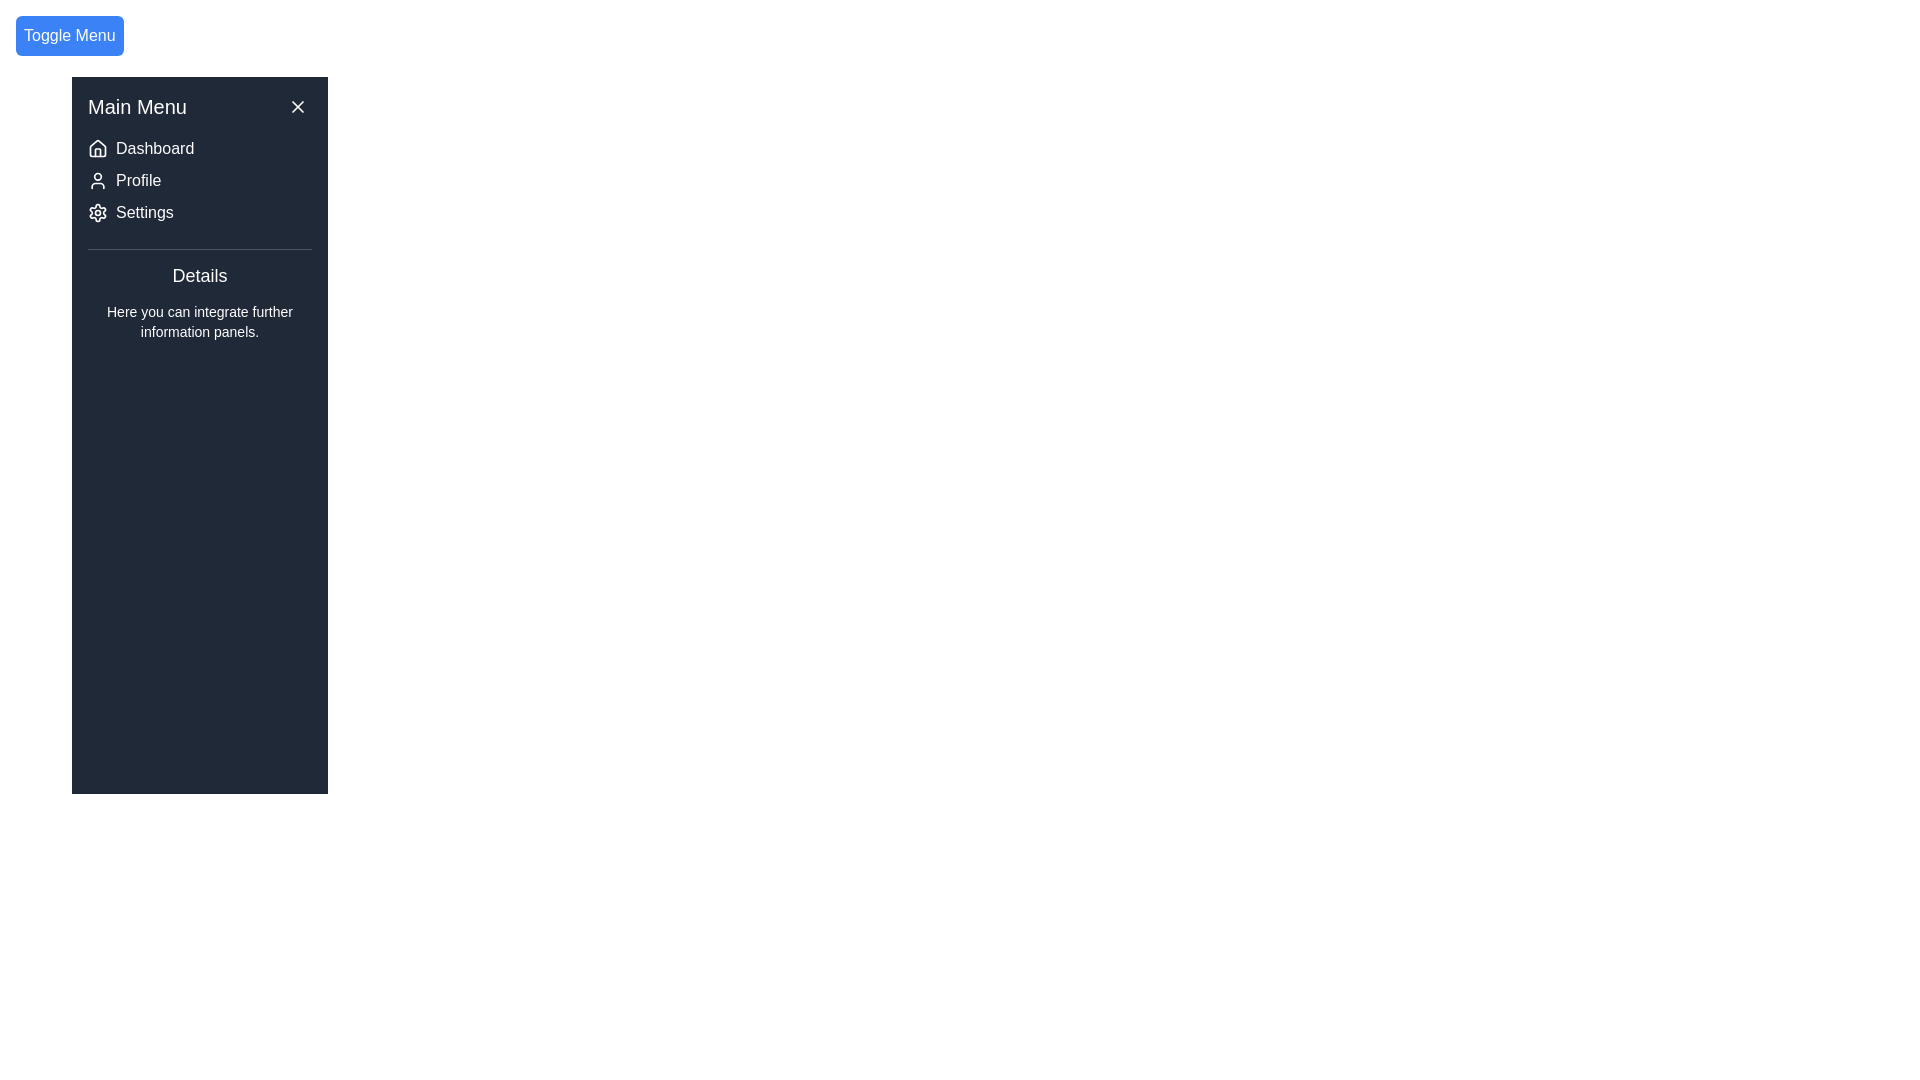  Describe the element at coordinates (200, 181) in the screenshot. I see `the 'Profile' menu item in the sidebar menu, which is the second item in the vertical list of three options` at that location.